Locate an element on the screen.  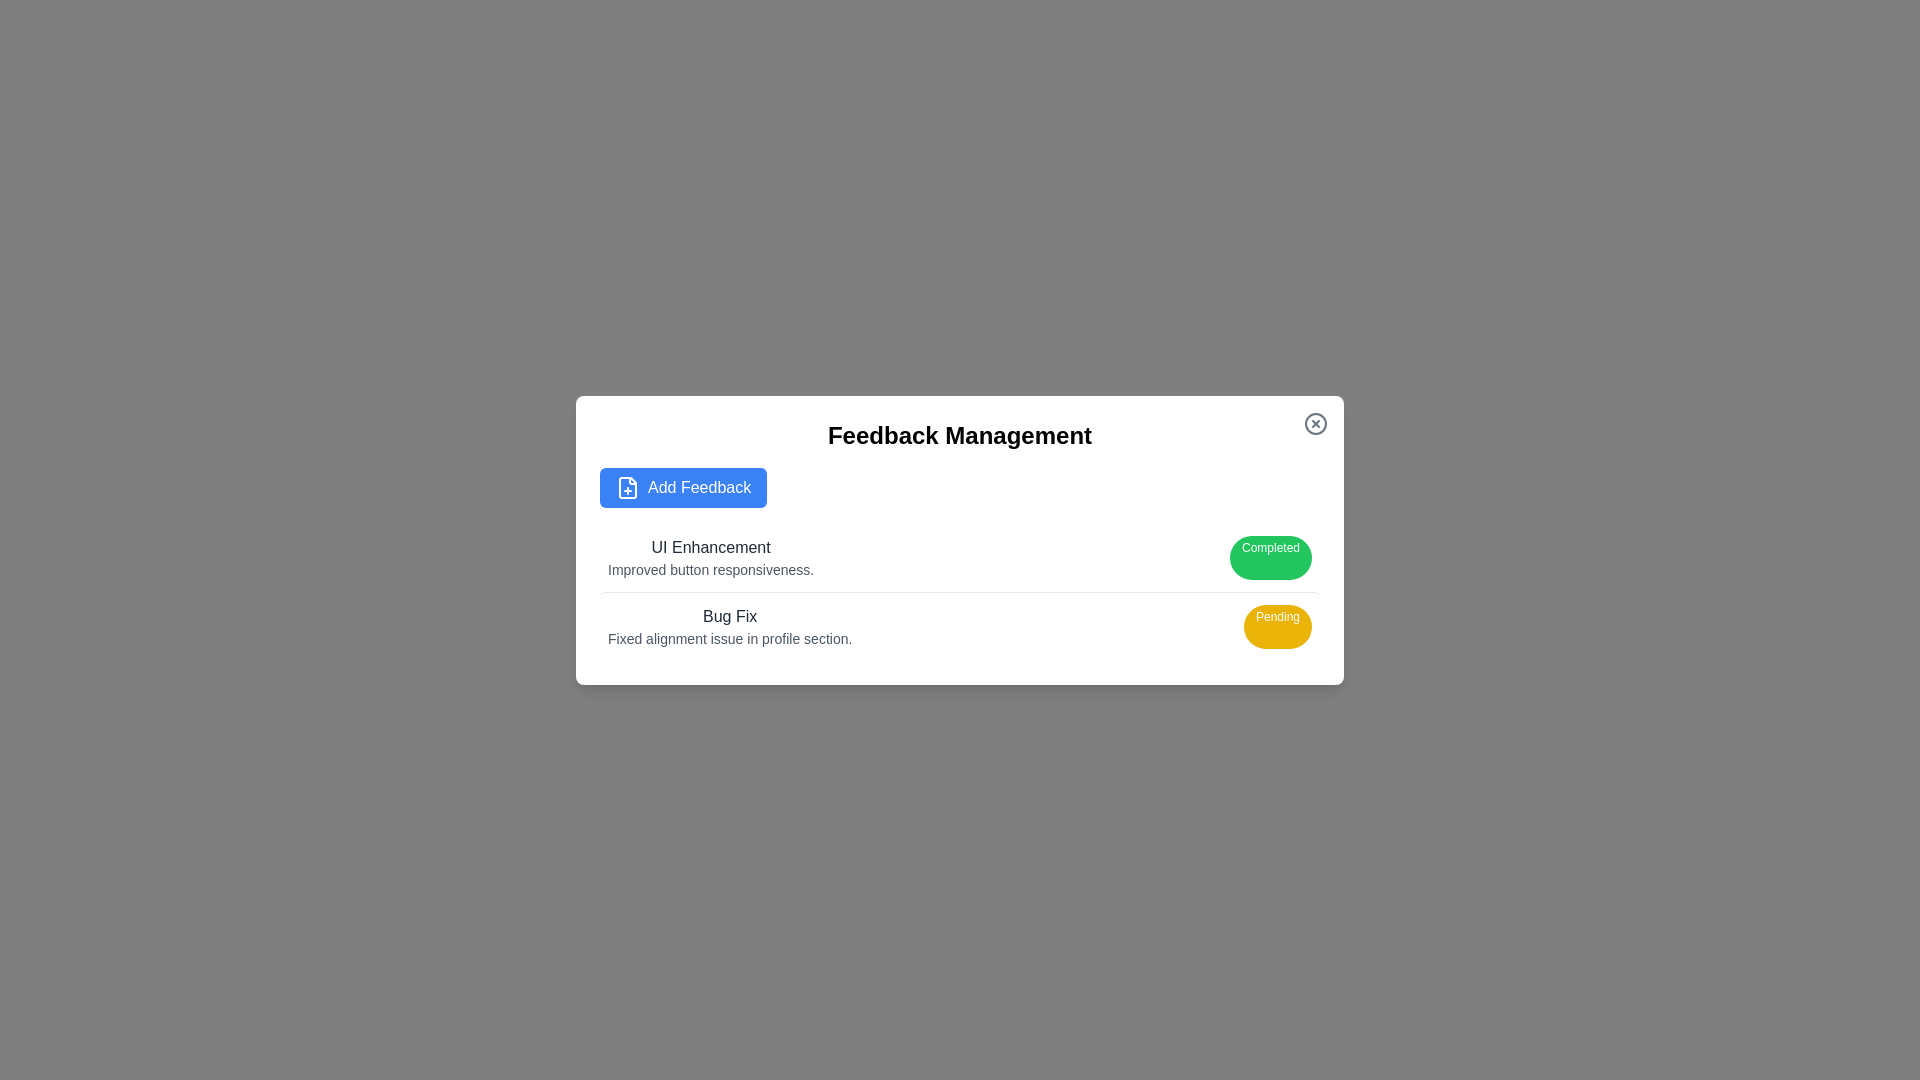
the 'UI Enhancement' text block is located at coordinates (711, 557).